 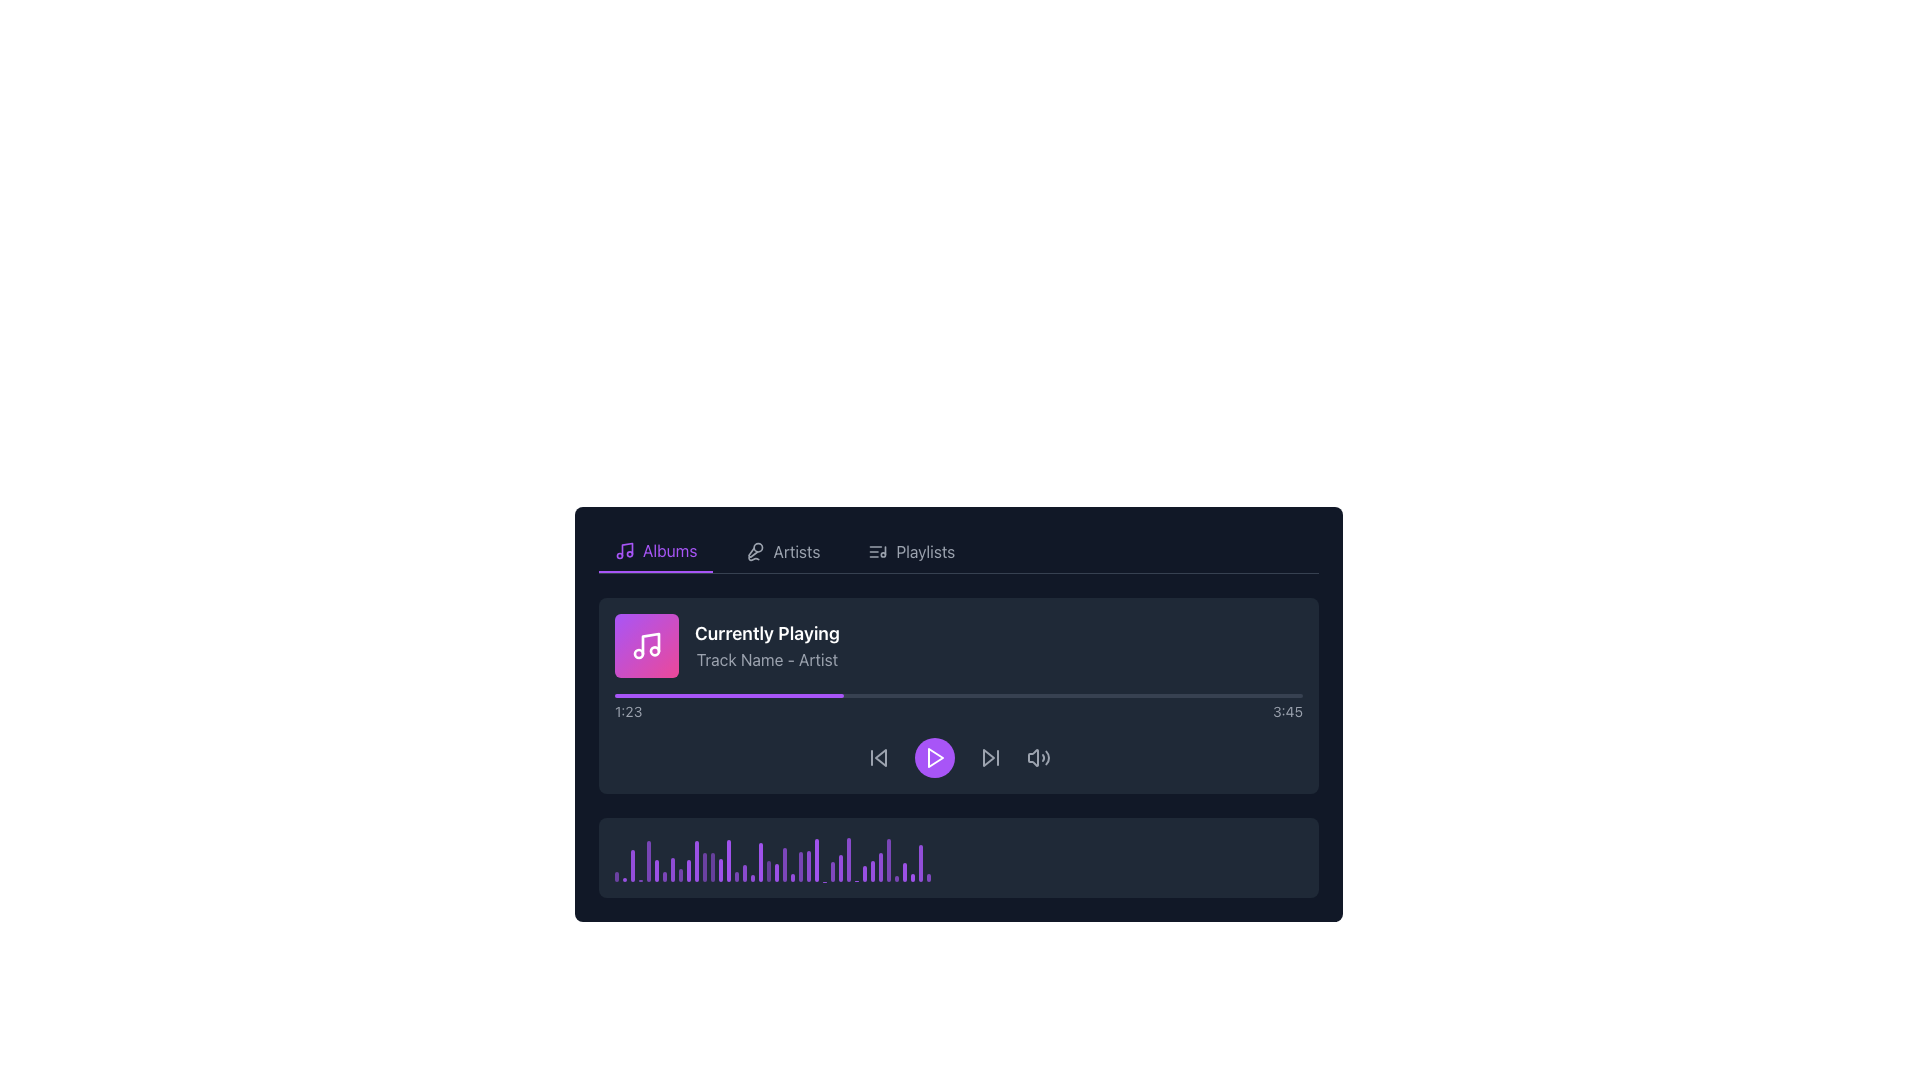 I want to click on the decorative vertical bar styled in purple and semi-transparent, which is the thirty-fourth bar in a series resembling a soundwave visualizer, so click(x=904, y=870).